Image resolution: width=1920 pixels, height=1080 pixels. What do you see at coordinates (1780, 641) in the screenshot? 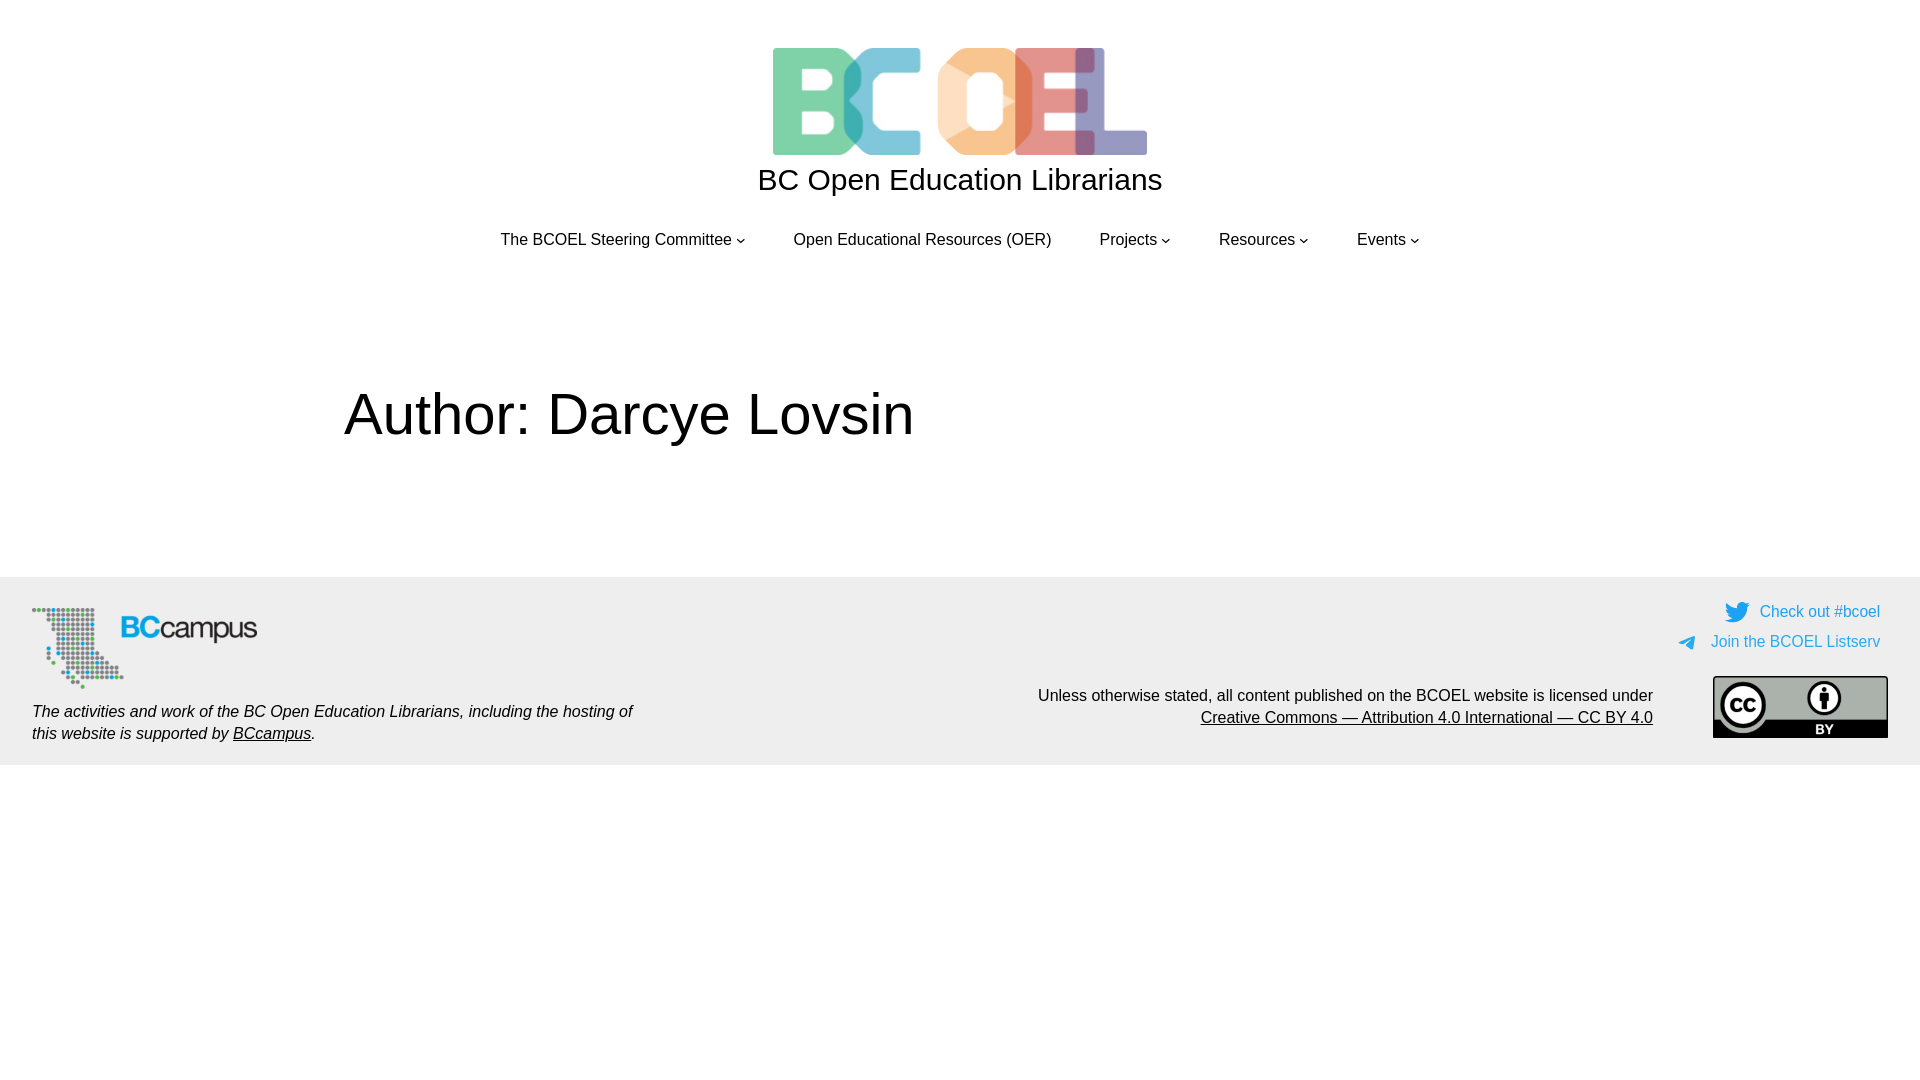
I see `'Join the BCOEL Listserv'` at bounding box center [1780, 641].